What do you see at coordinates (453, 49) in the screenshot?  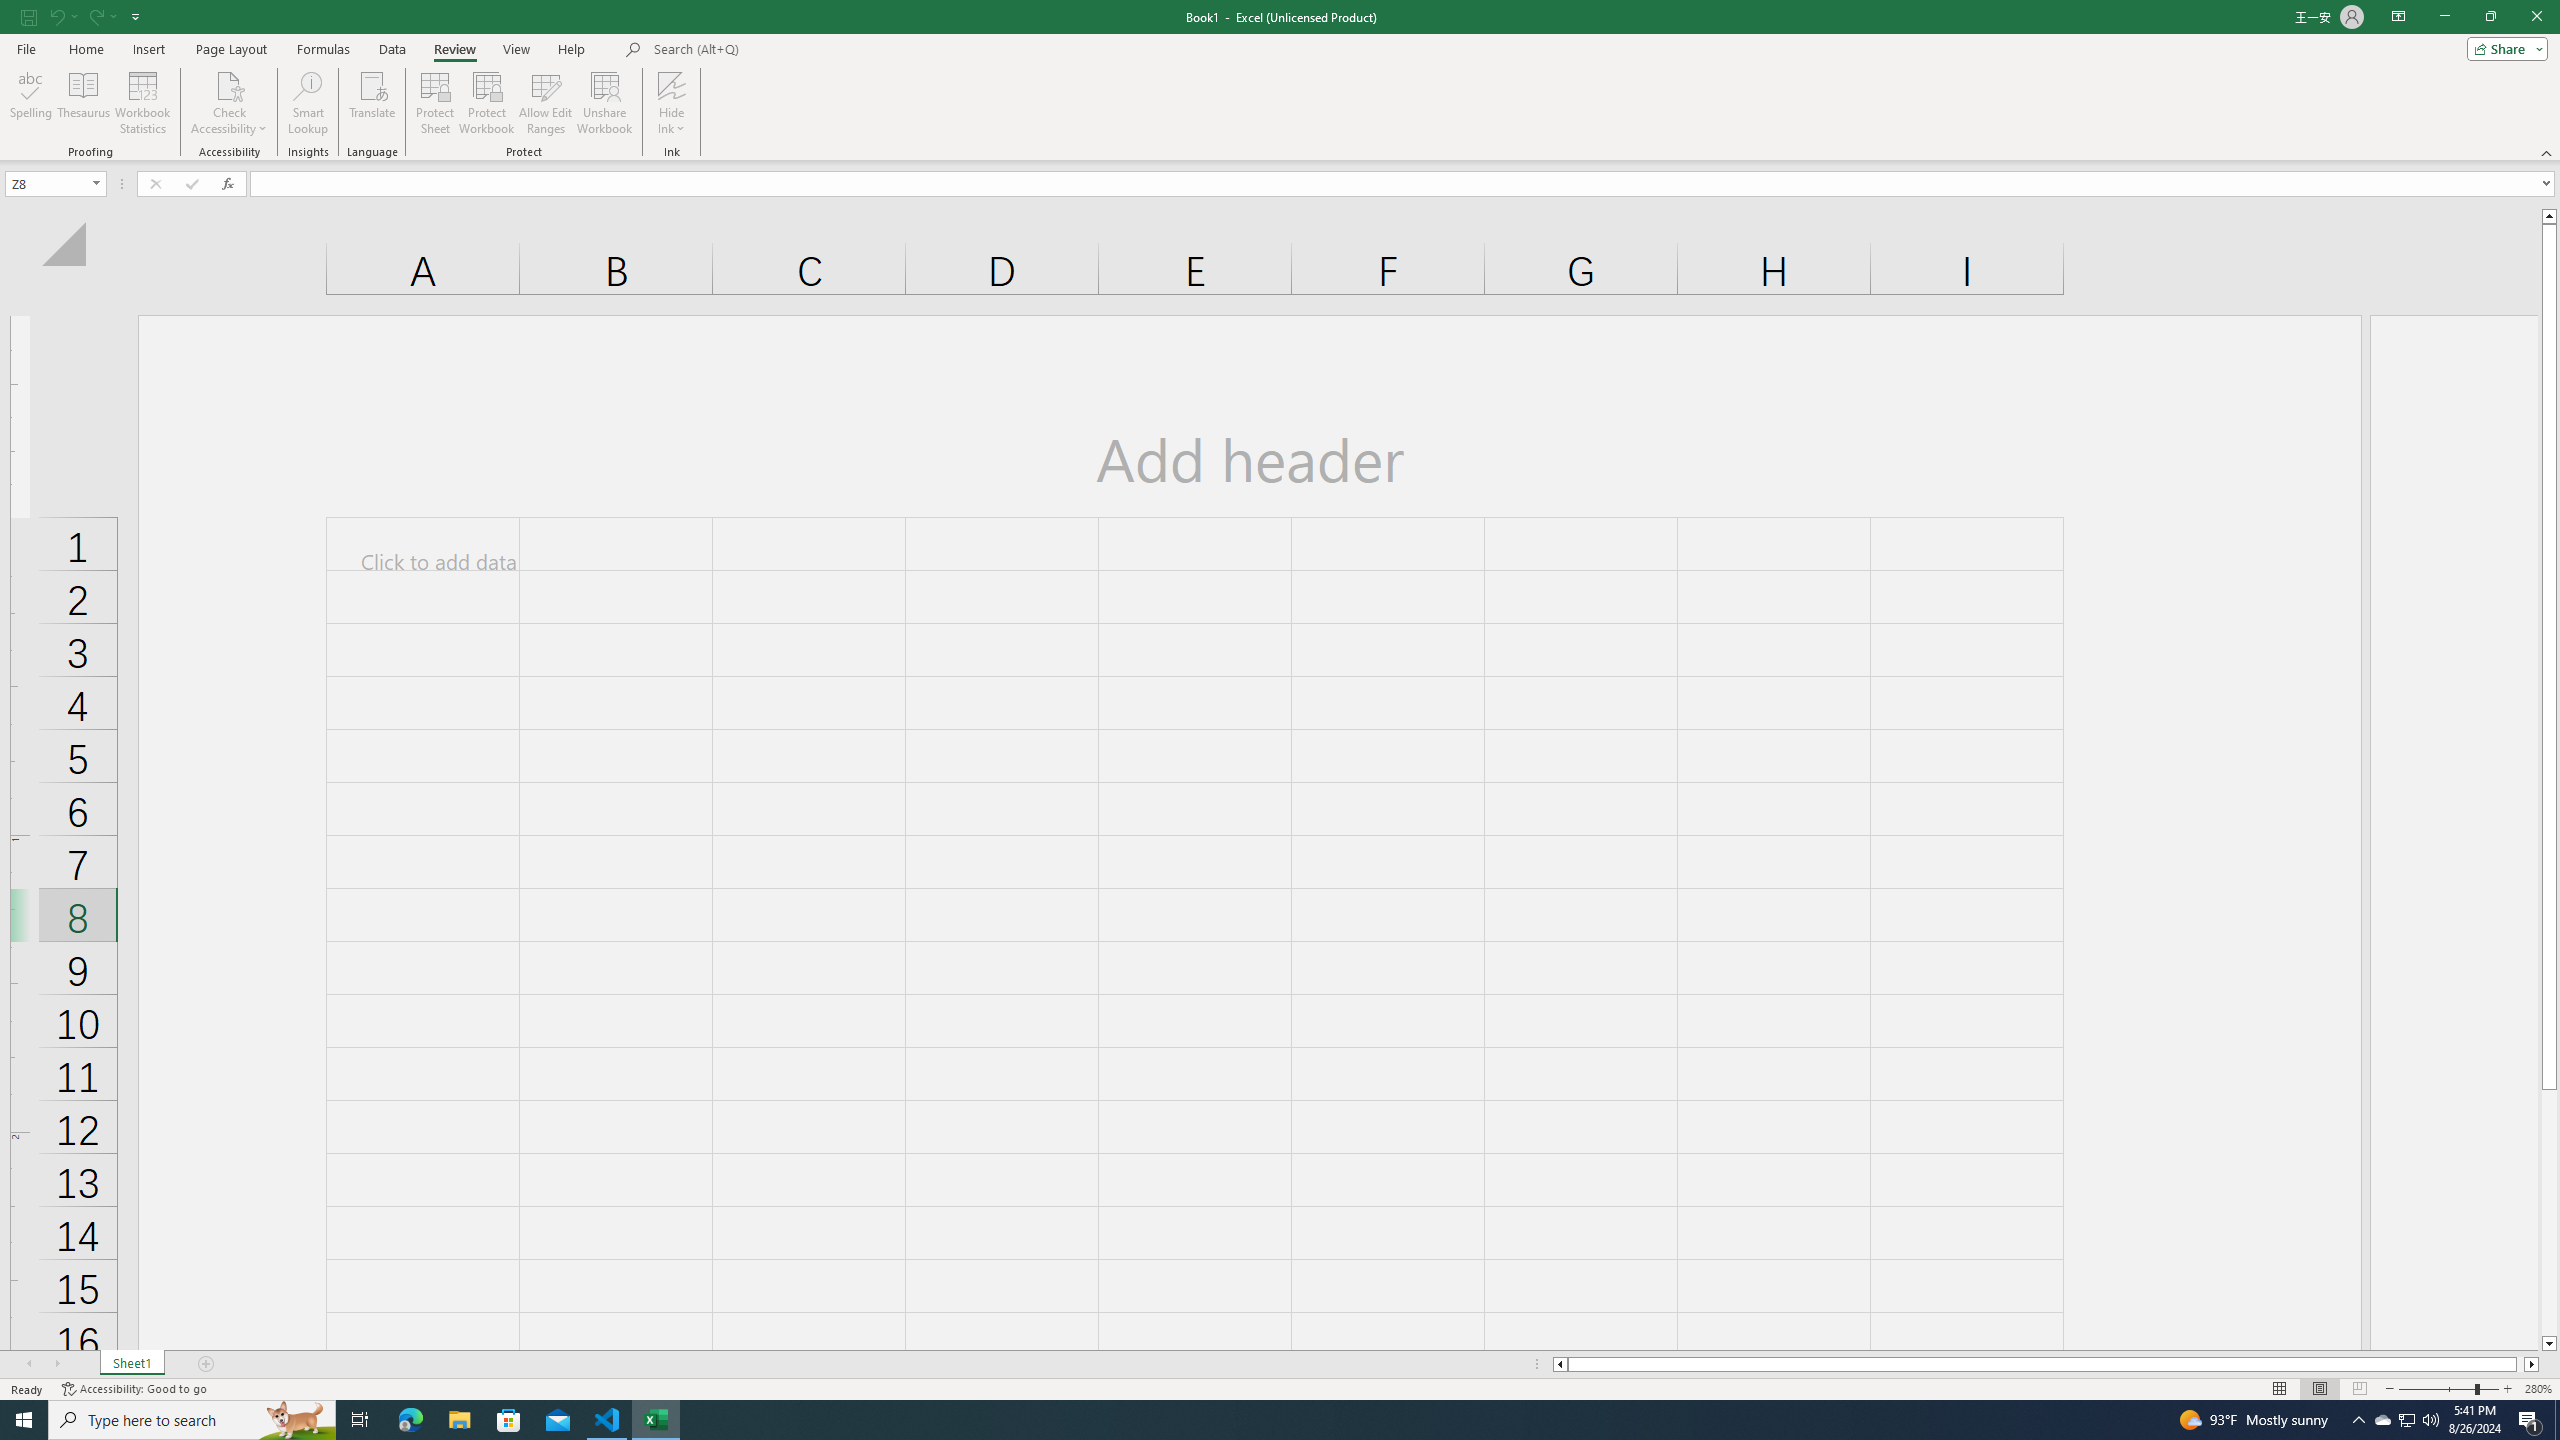 I see `'Review'` at bounding box center [453, 49].